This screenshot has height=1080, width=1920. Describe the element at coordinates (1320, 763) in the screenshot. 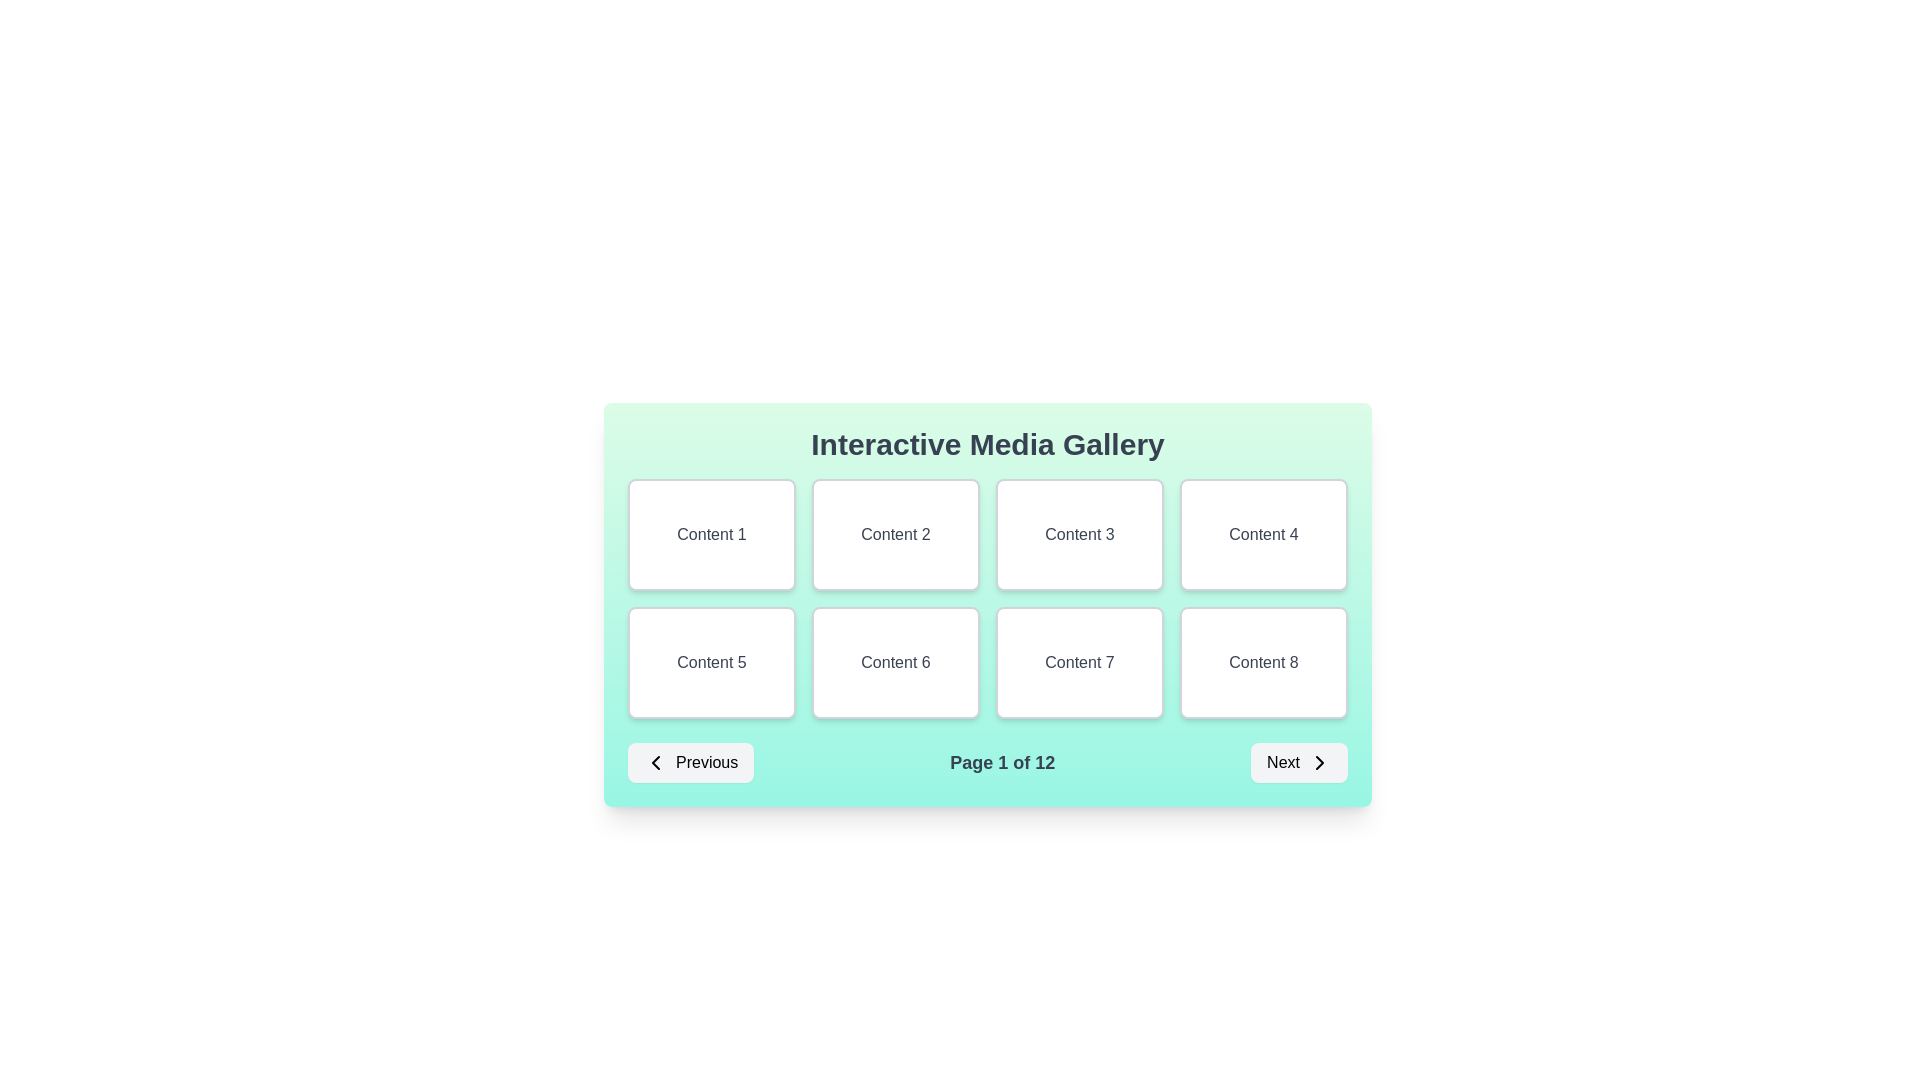

I see `the navigation icon located on the right side of the 'Next' button at the bottom-right of the page` at that location.